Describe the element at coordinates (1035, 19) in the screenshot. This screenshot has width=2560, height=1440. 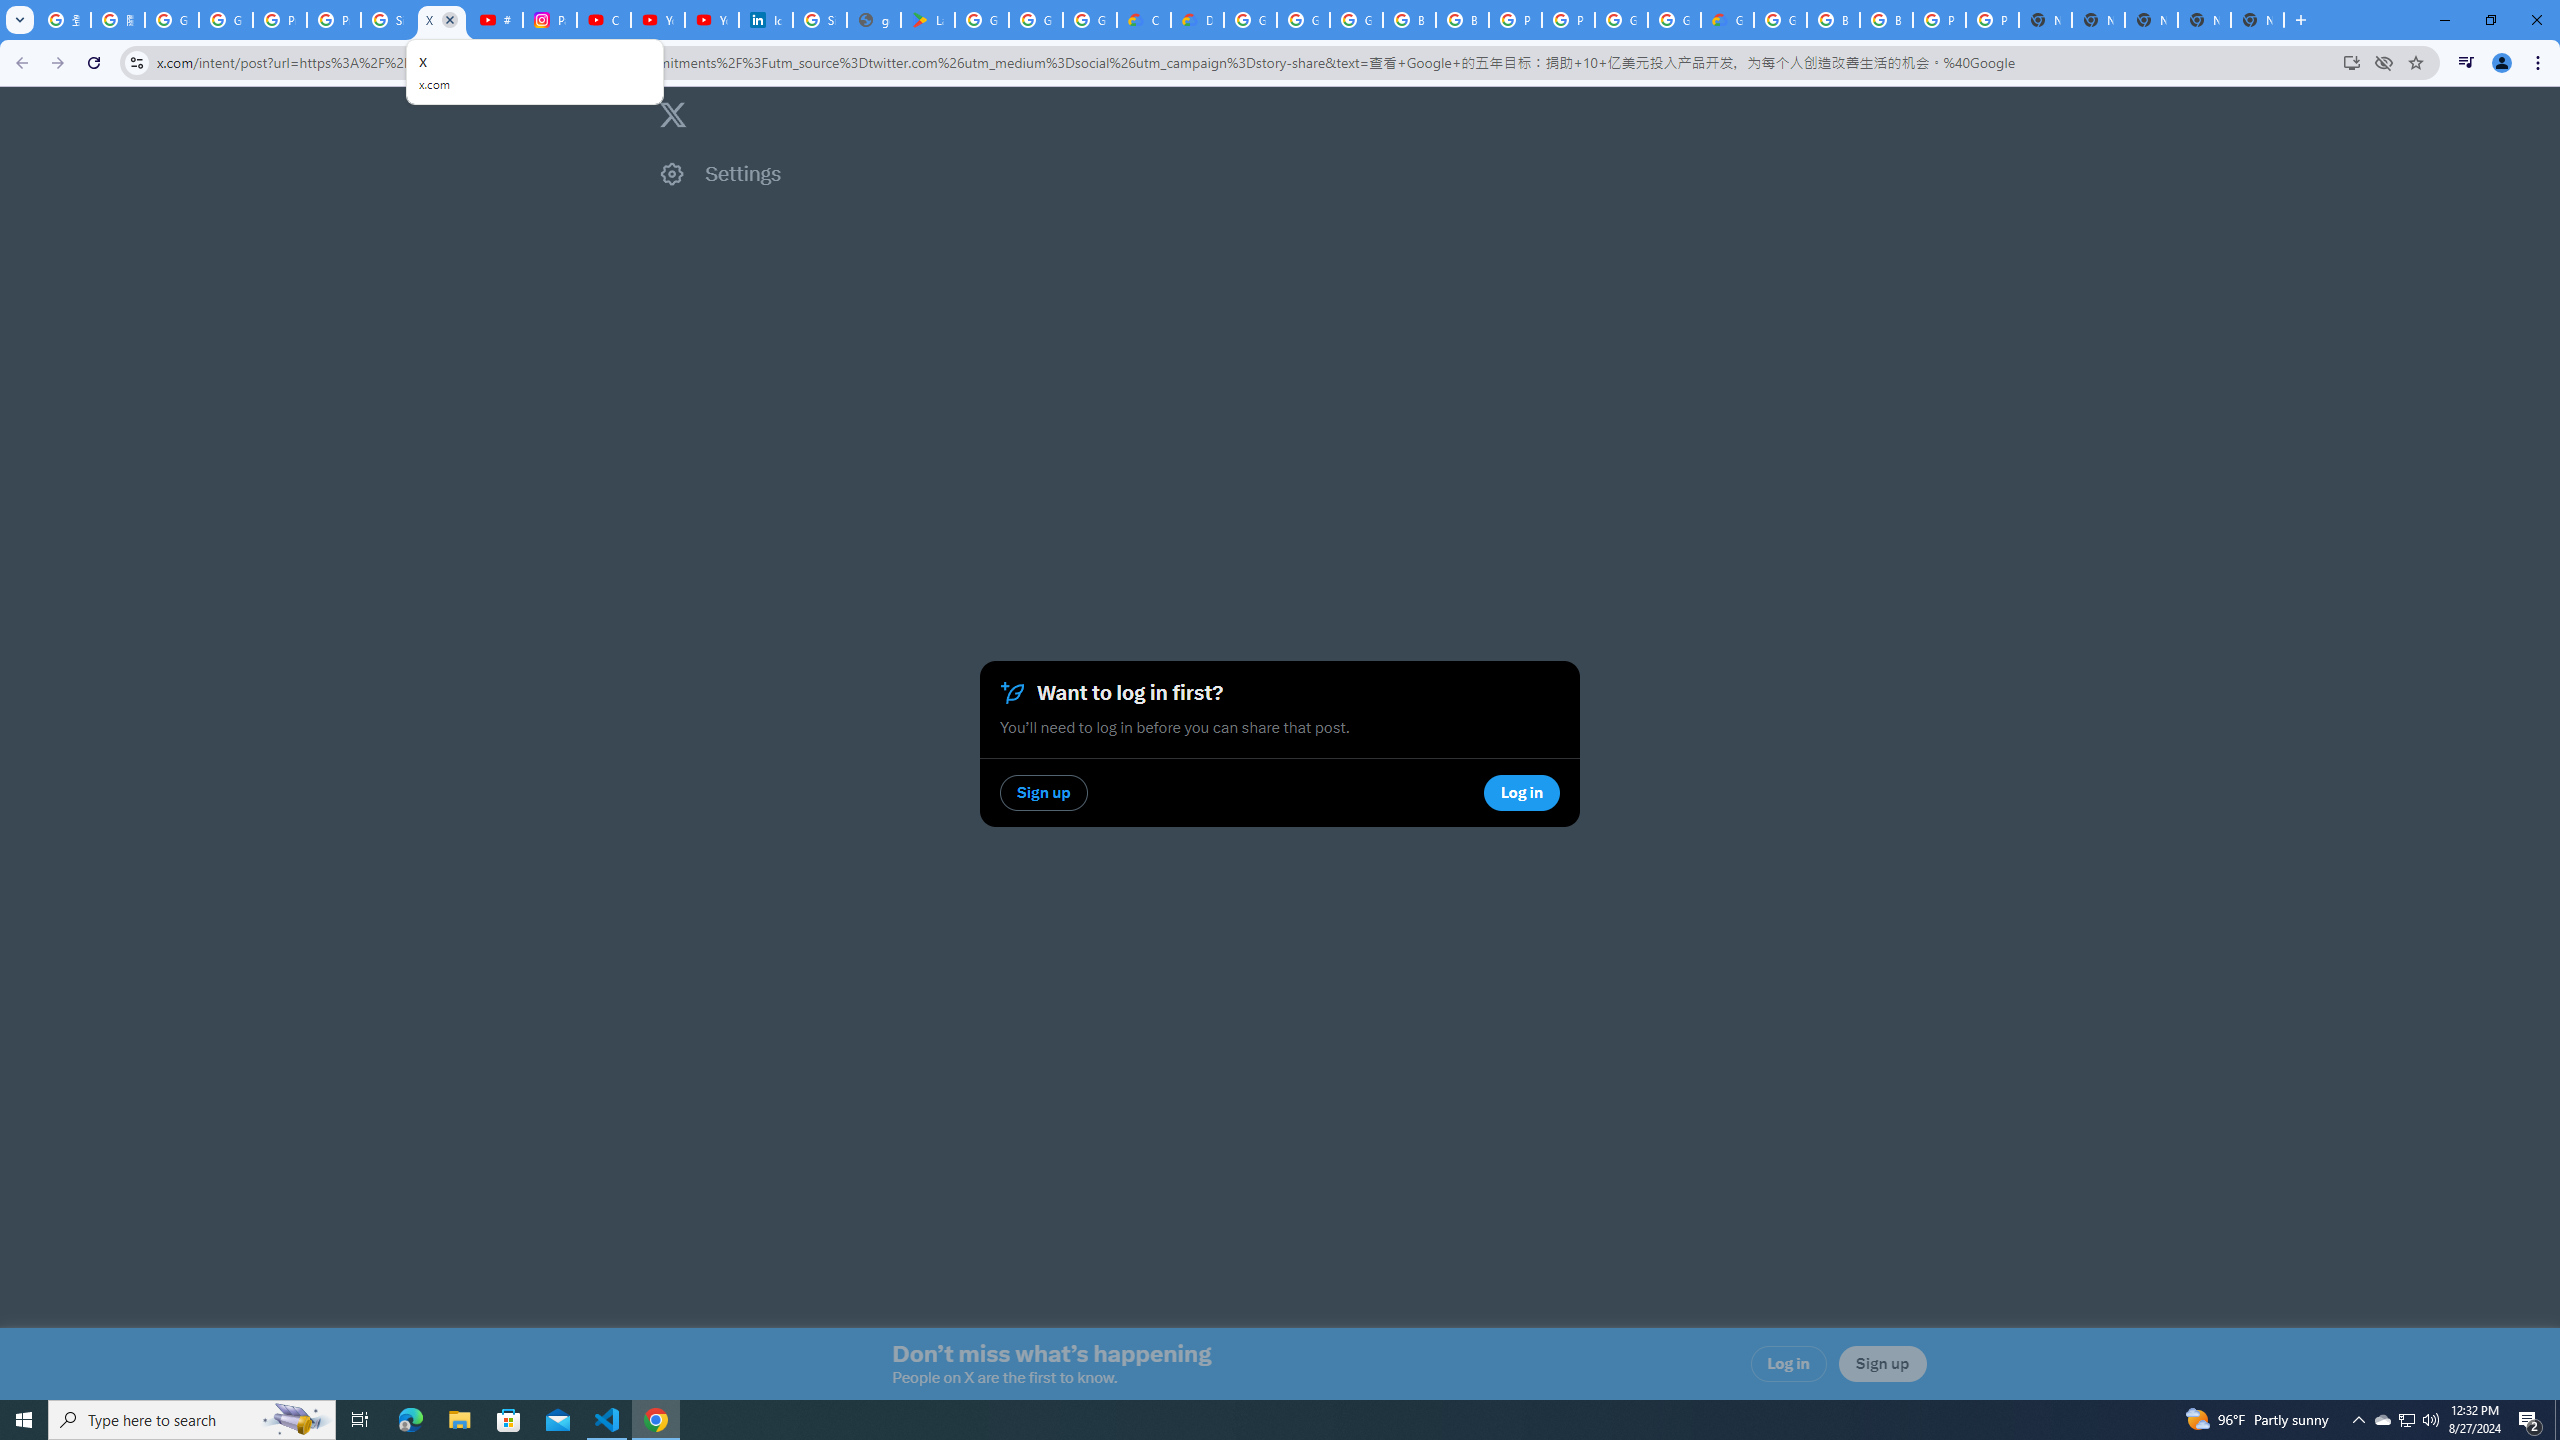
I see `'Google Workspace - Specific Terms'` at that location.